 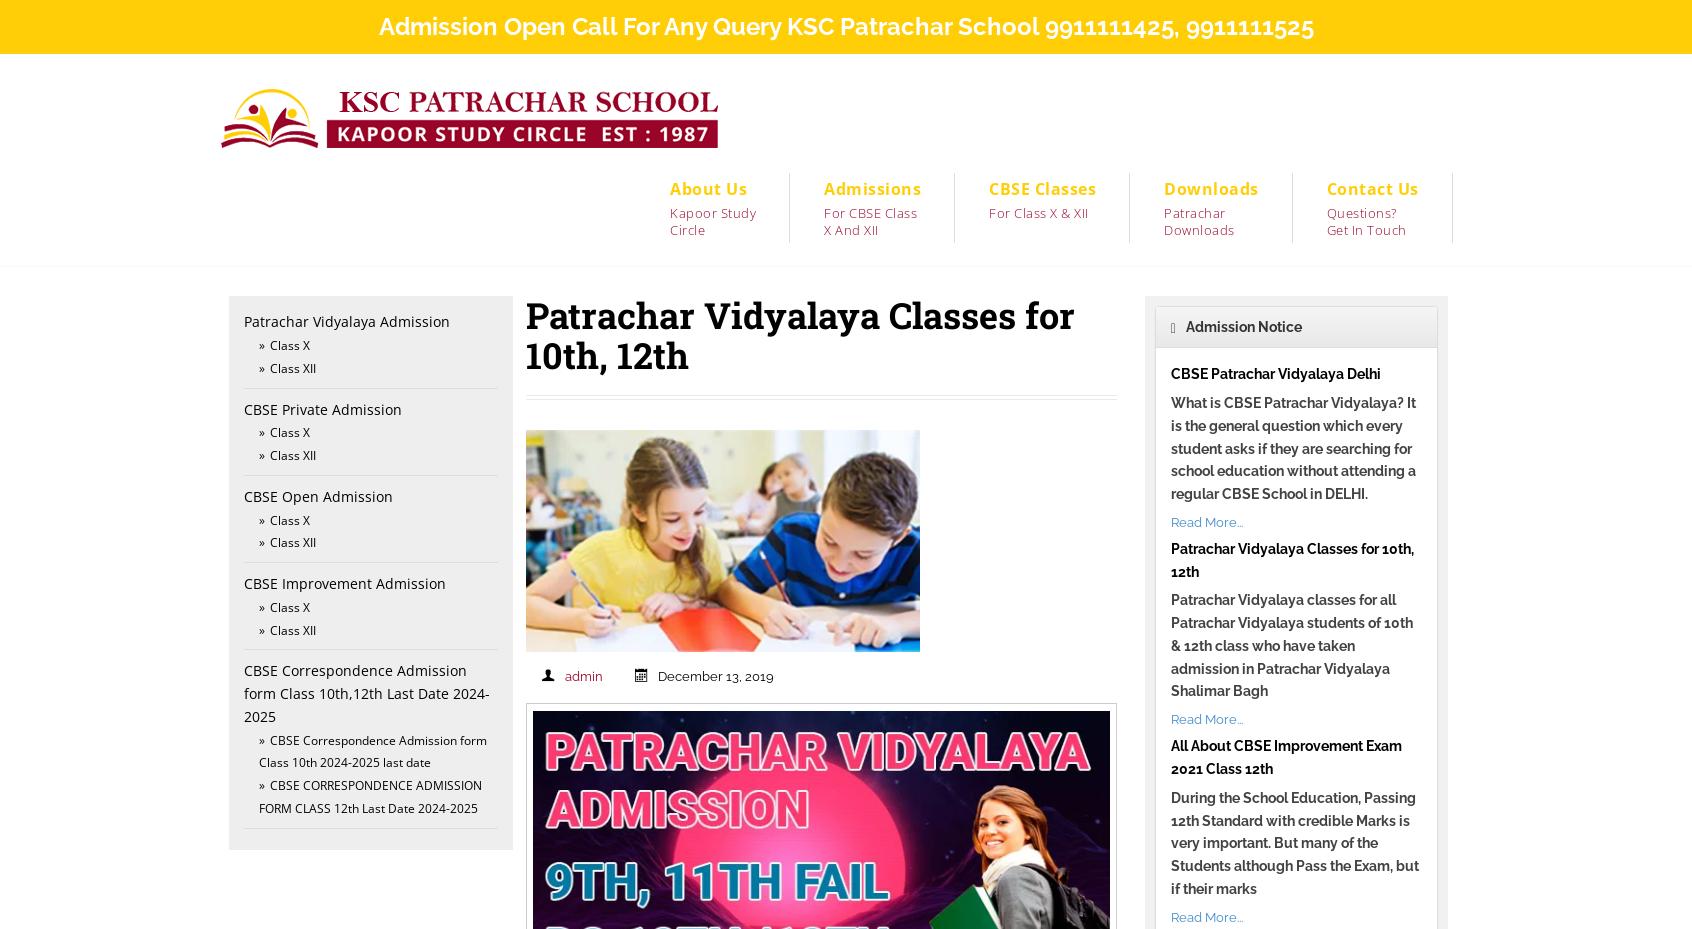 What do you see at coordinates (1242, 327) in the screenshot?
I see `'Admission Notice'` at bounding box center [1242, 327].